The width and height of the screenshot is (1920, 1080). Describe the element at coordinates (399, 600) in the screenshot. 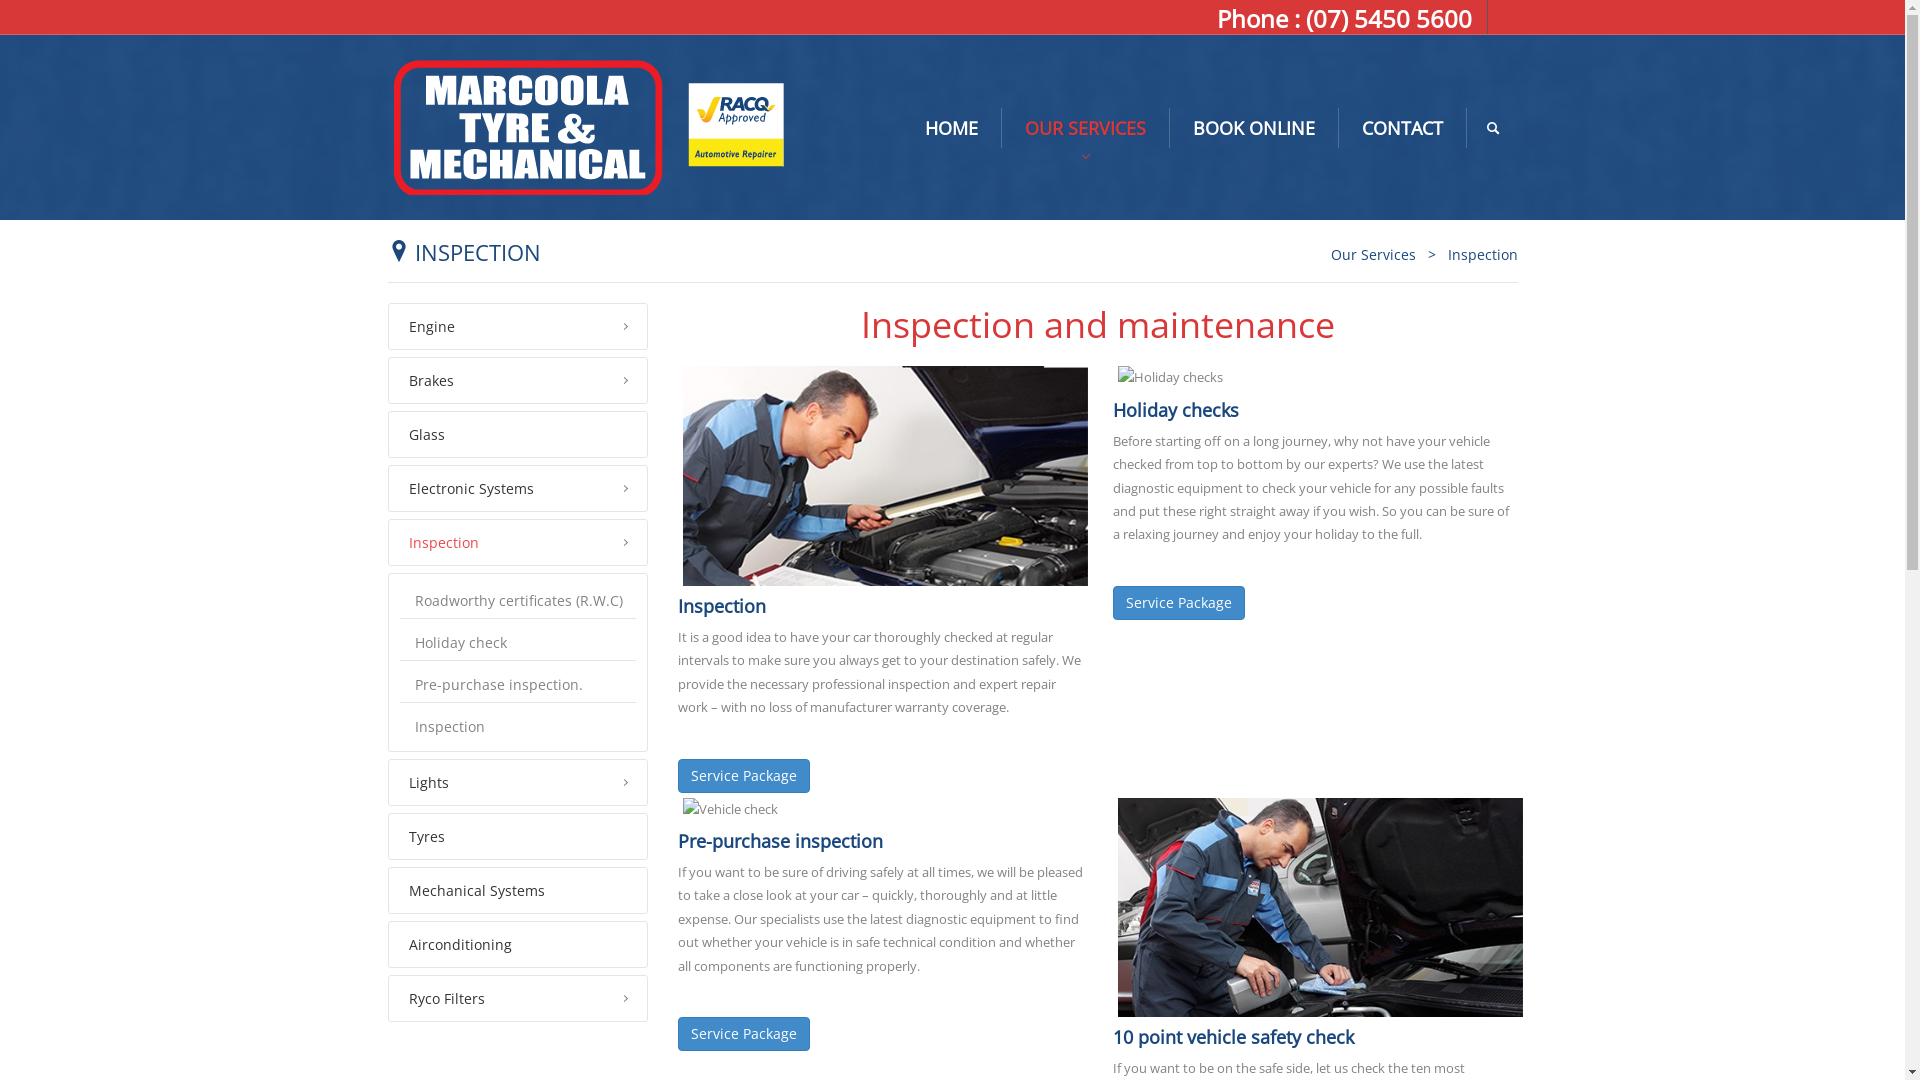

I see `'Roadworthy certificates (R.W.C)'` at that location.